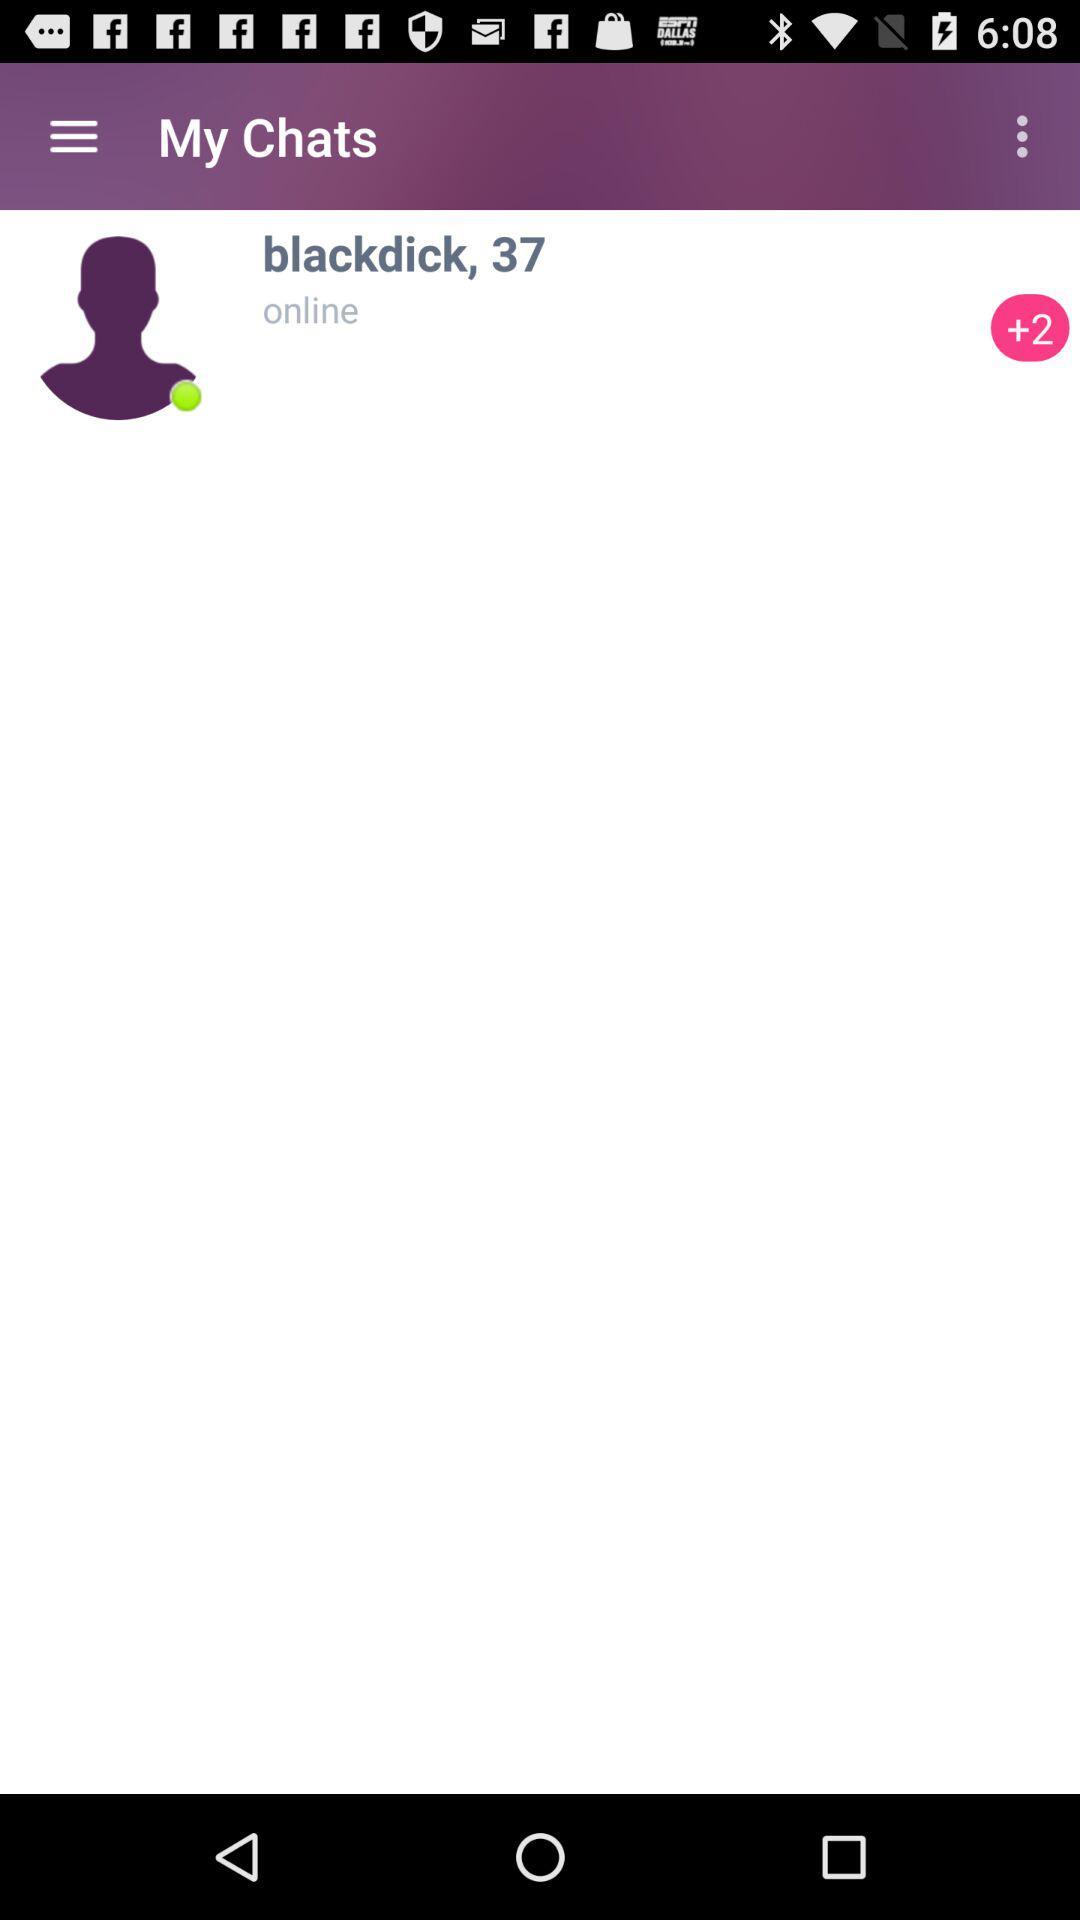 This screenshot has width=1080, height=1920. I want to click on item below the my chats item, so click(186, 396).